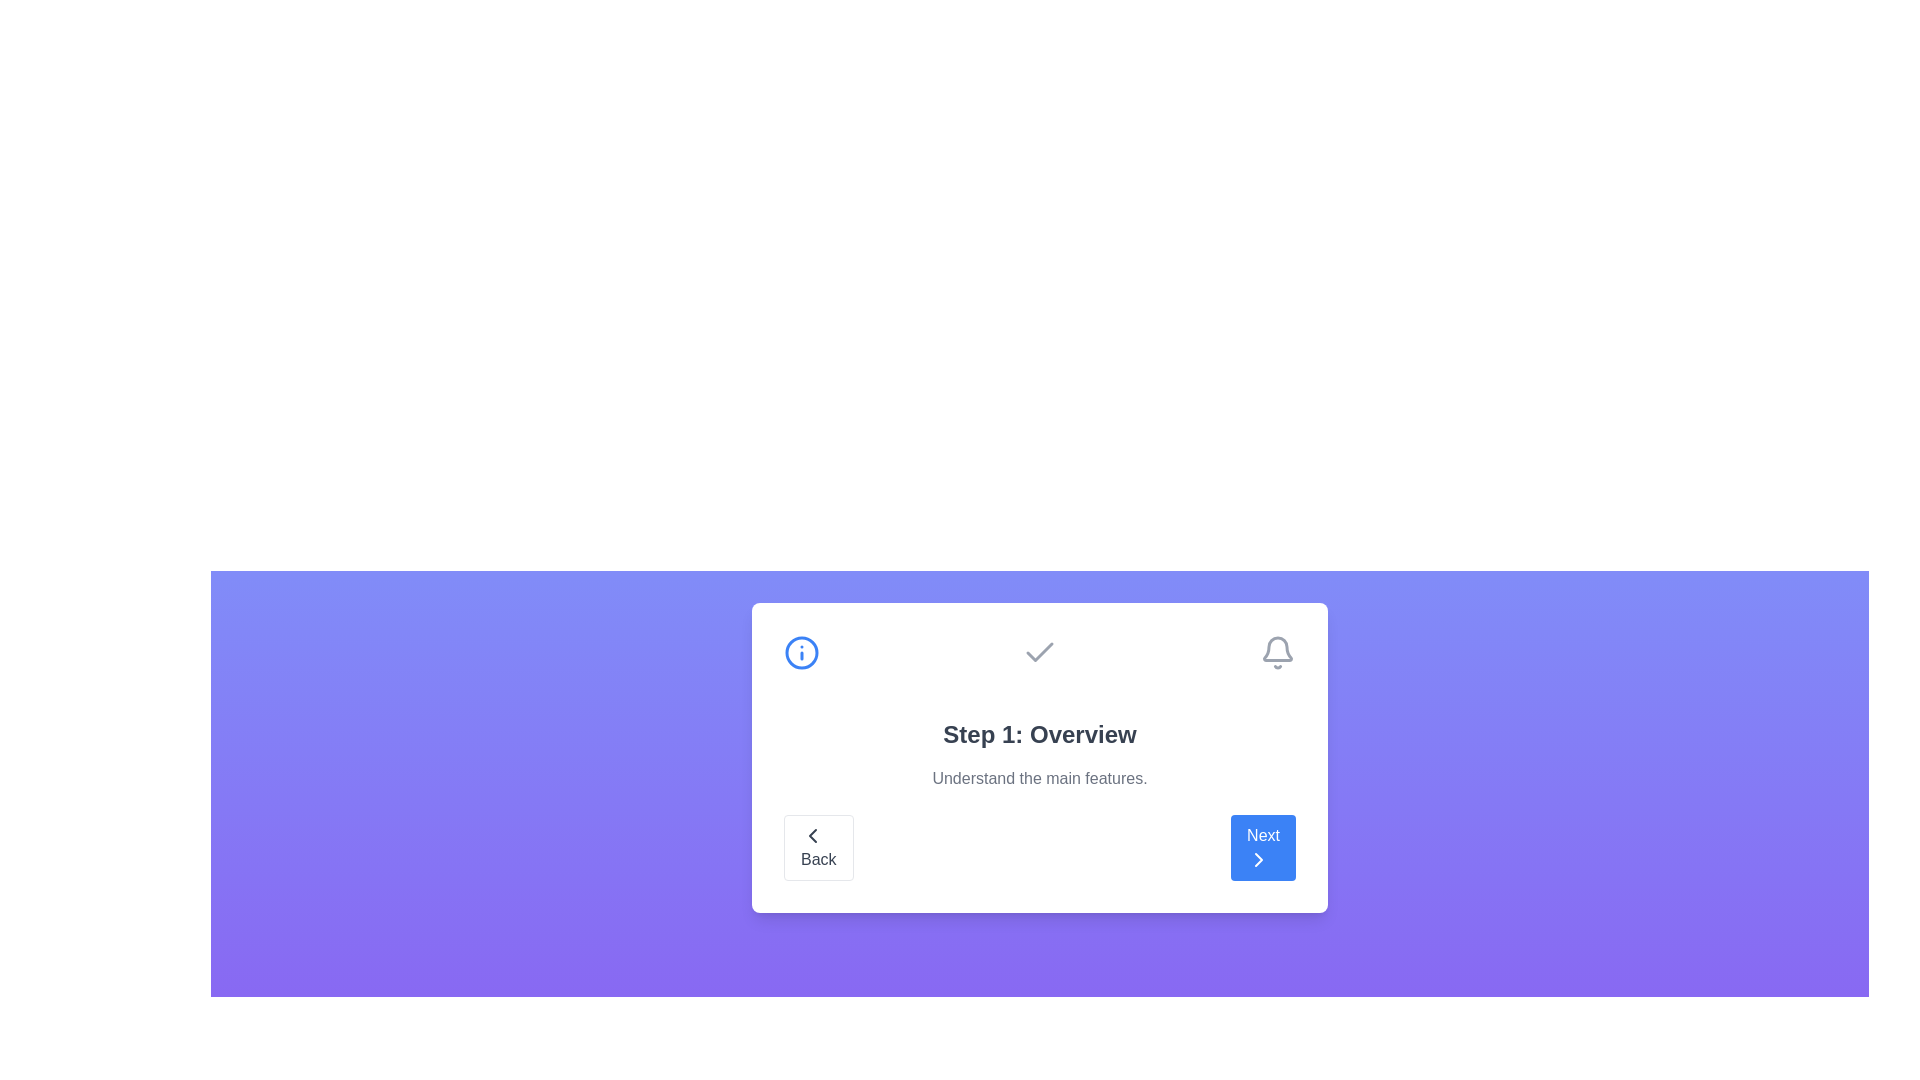 The image size is (1920, 1080). What do you see at coordinates (1276, 652) in the screenshot?
I see `the step icon for step 3` at bounding box center [1276, 652].